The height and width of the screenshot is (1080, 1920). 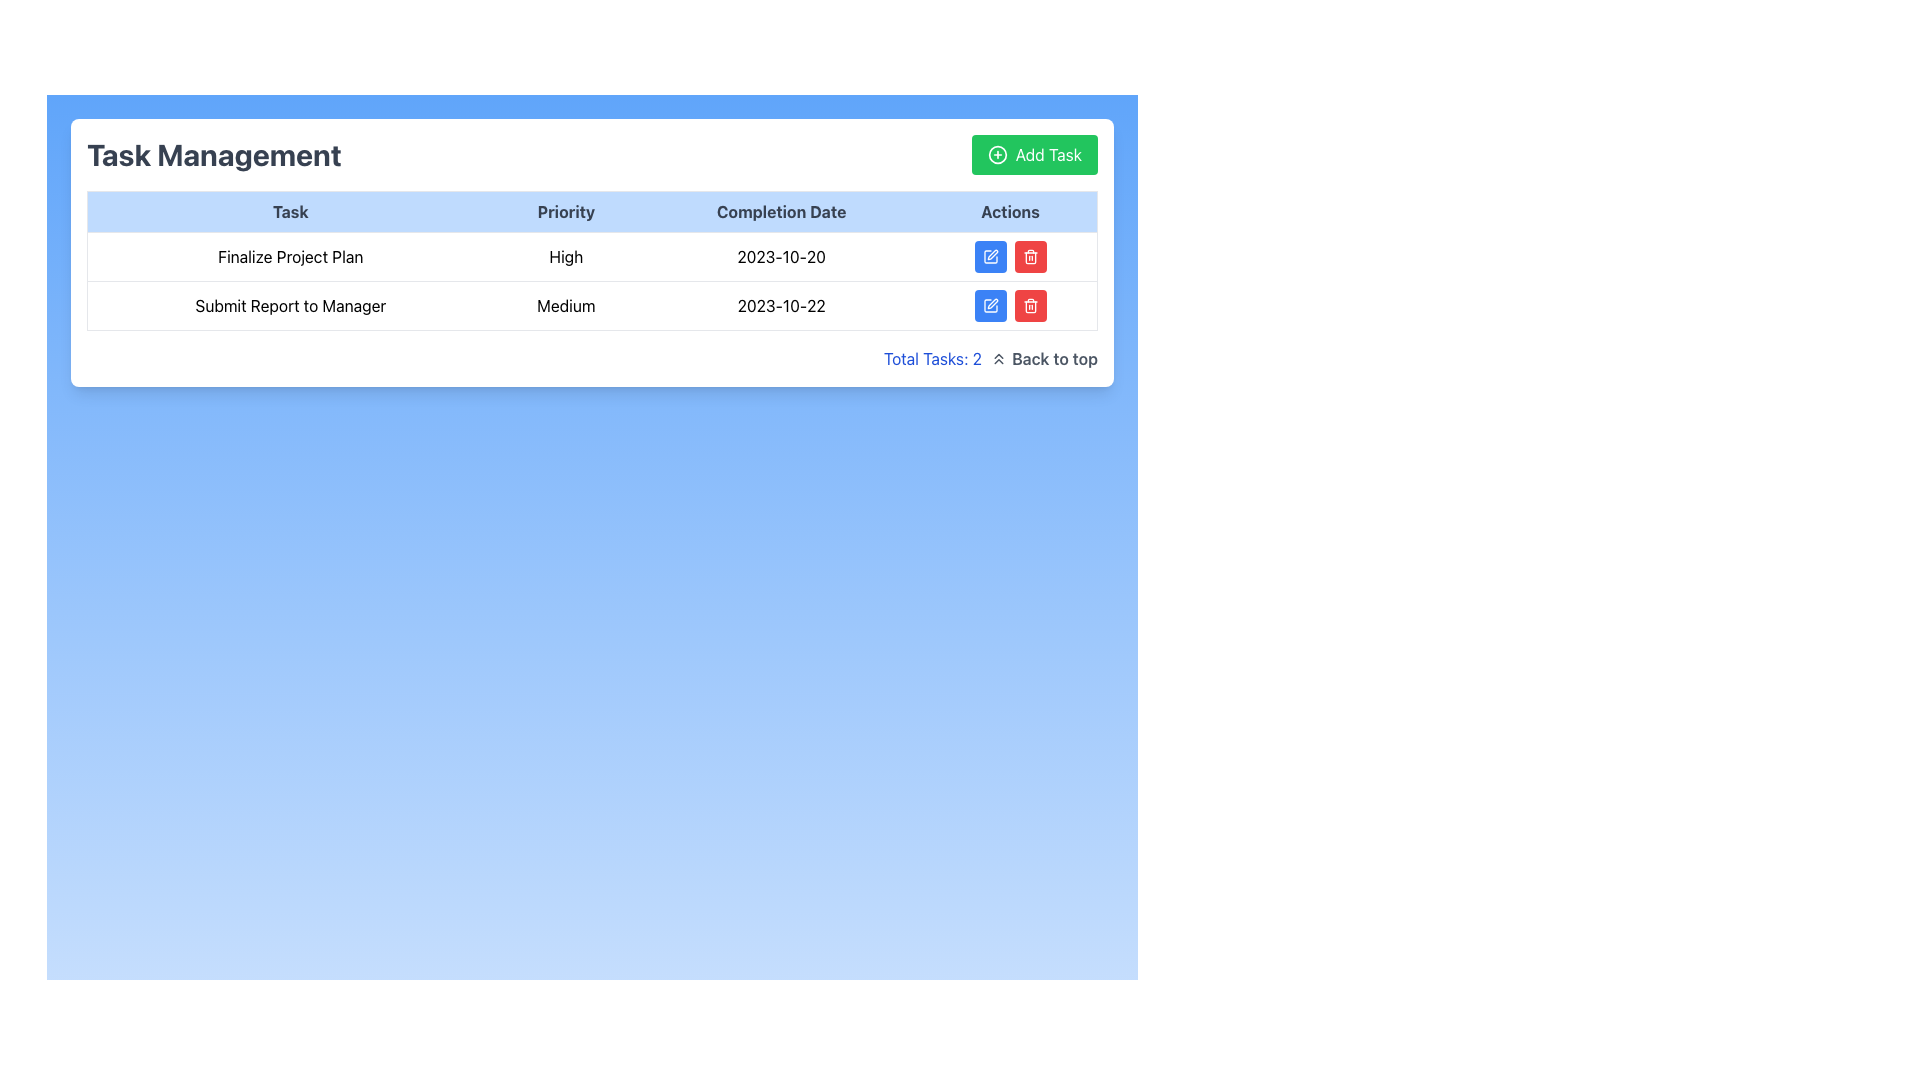 What do you see at coordinates (997, 153) in the screenshot?
I see `the circular plus icon within the green 'Add Task' button, located at the top-right corner of the task management dashboard` at bounding box center [997, 153].